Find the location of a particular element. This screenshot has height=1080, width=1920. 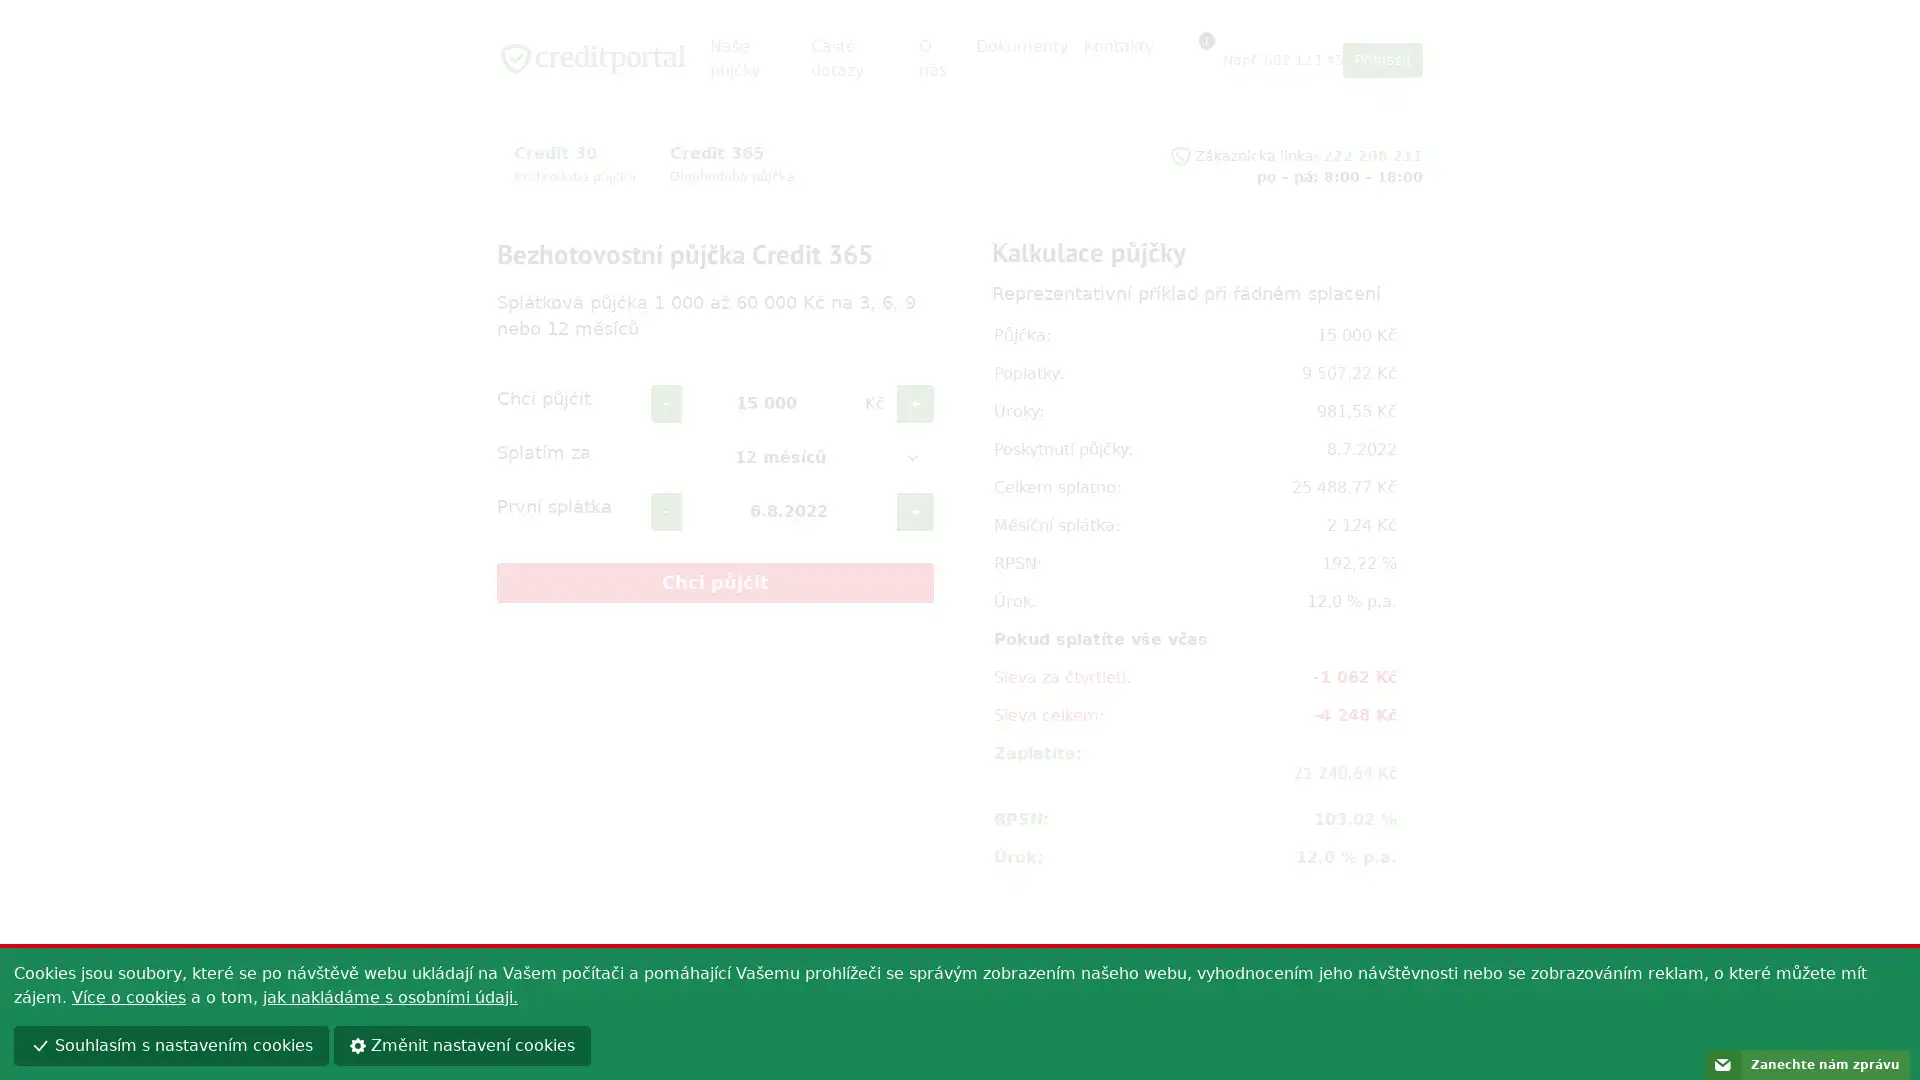

Chci pujcit is located at coordinates (715, 582).